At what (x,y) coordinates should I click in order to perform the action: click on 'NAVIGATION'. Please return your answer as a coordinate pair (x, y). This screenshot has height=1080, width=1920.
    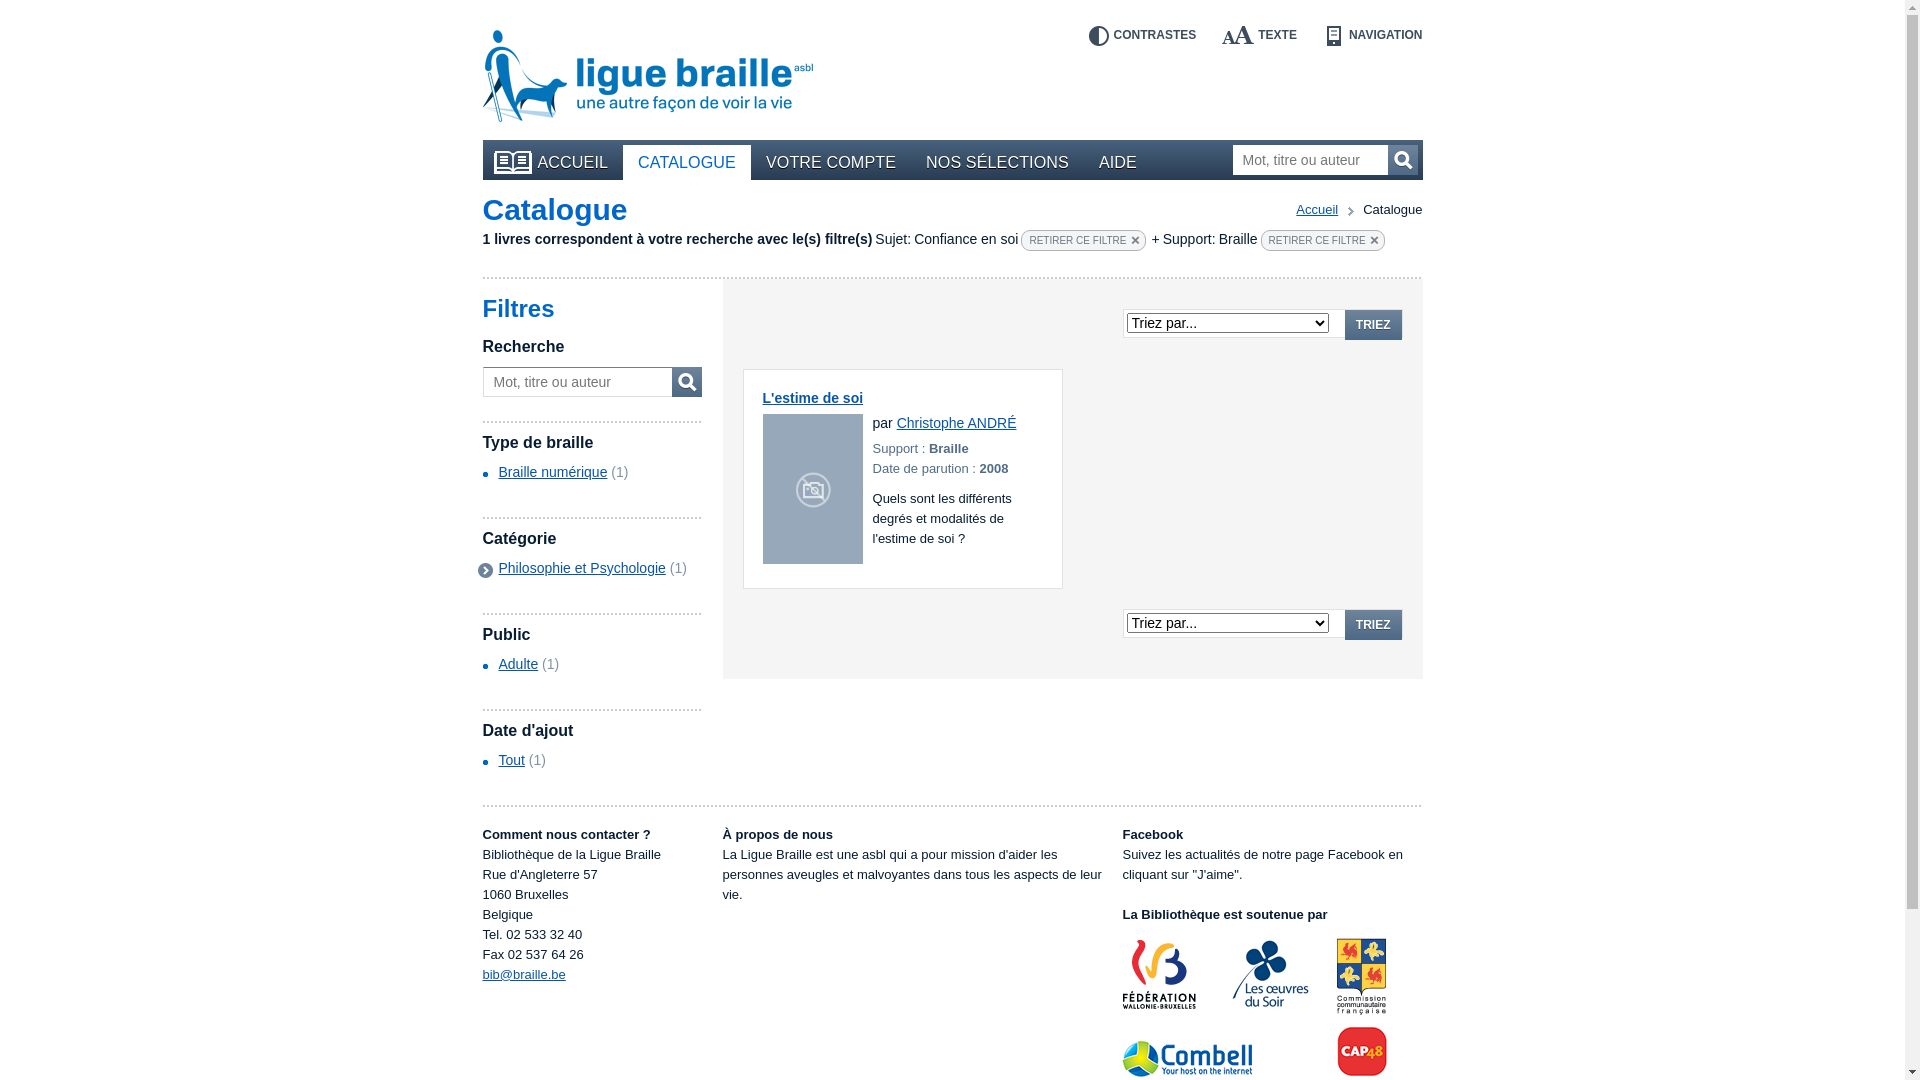
    Looking at the image, I should click on (1371, 35).